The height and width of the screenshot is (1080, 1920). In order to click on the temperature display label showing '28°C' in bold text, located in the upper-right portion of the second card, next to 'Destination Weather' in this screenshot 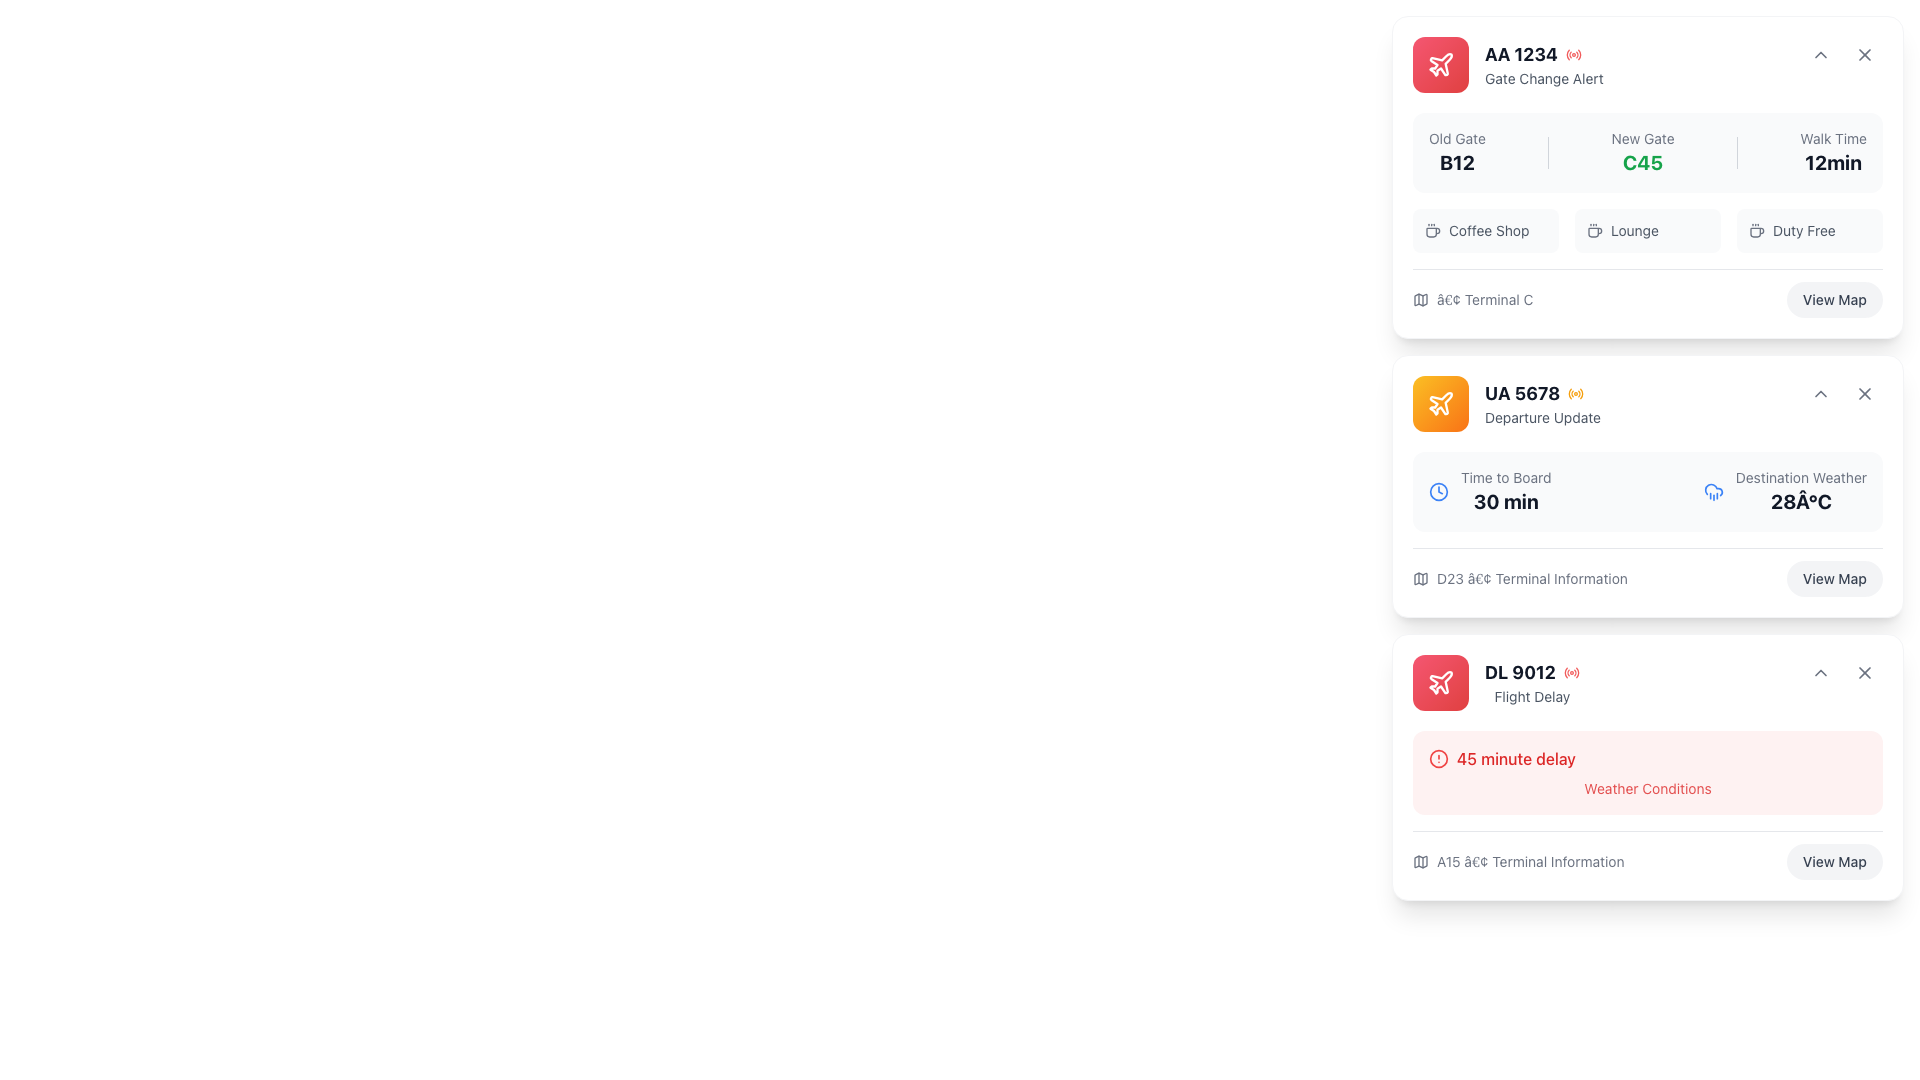, I will do `click(1801, 500)`.